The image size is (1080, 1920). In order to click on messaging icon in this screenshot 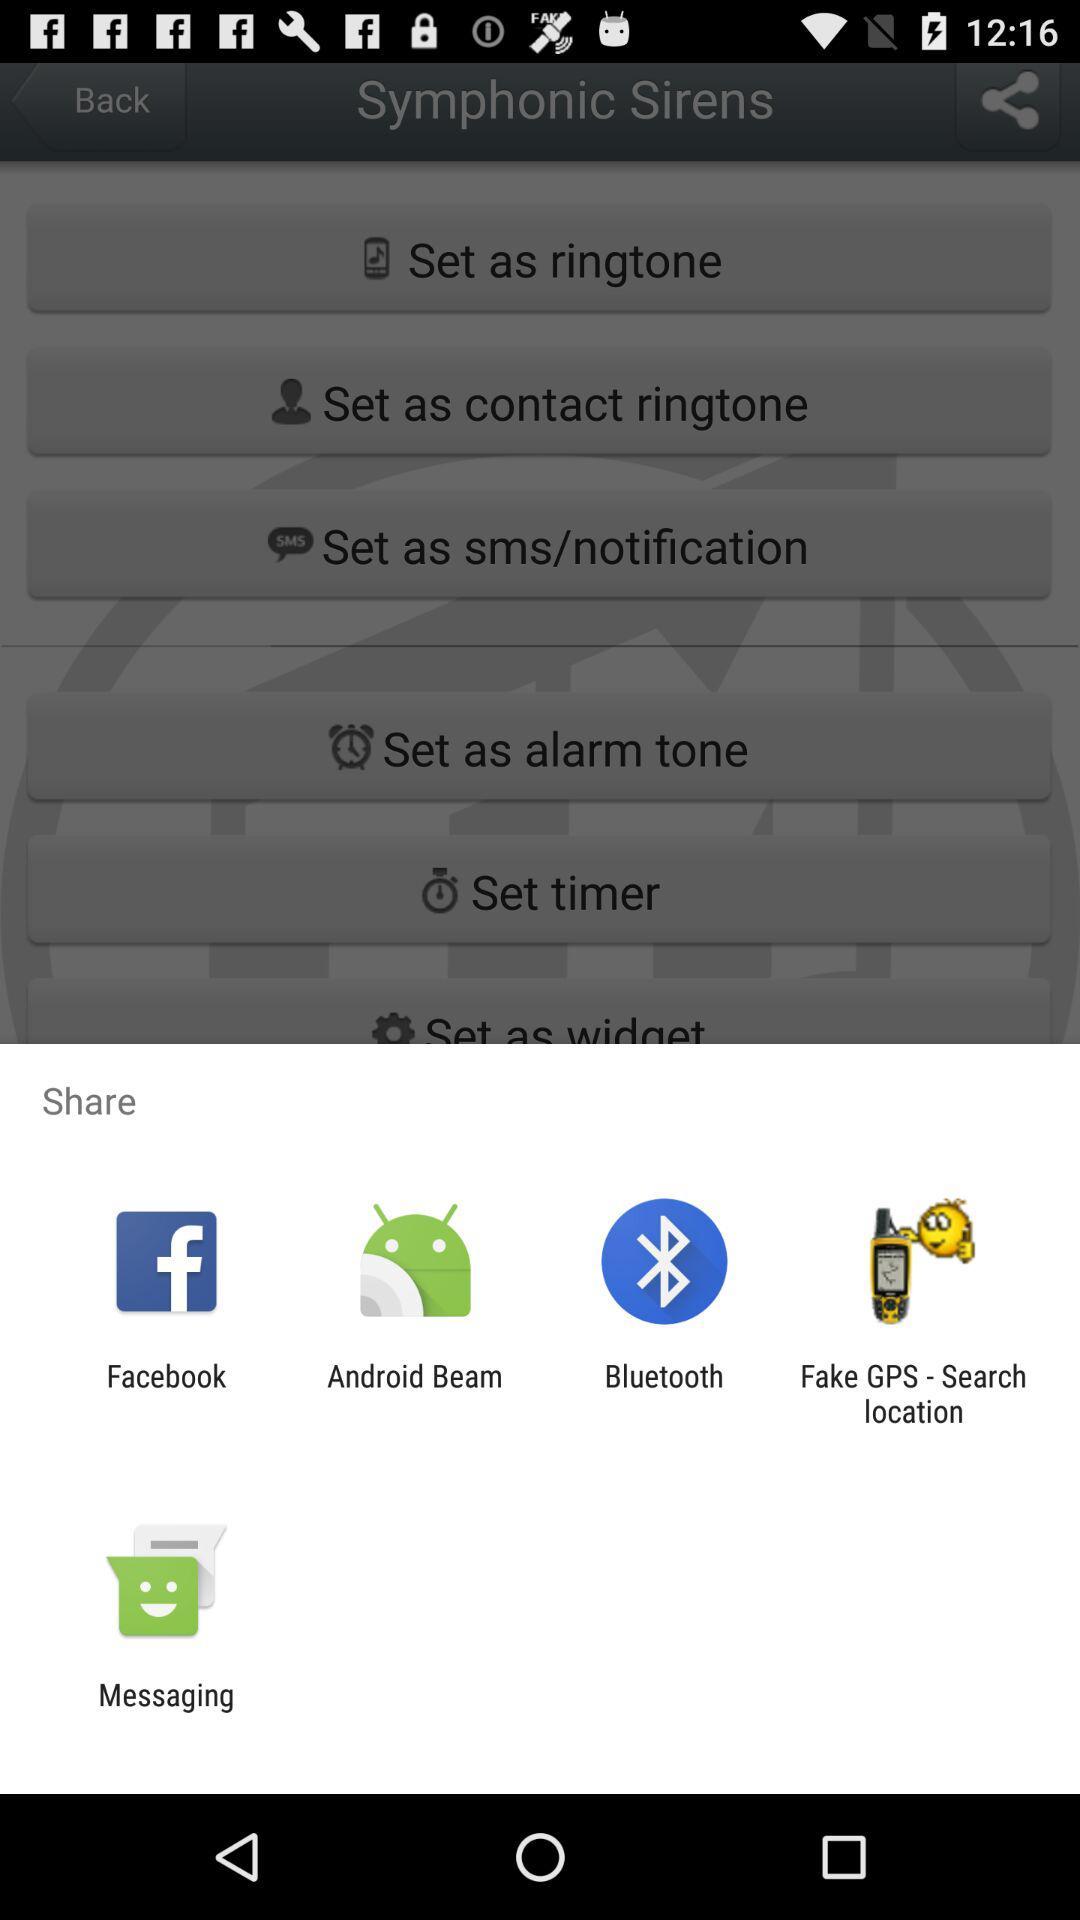, I will do `click(165, 1711)`.